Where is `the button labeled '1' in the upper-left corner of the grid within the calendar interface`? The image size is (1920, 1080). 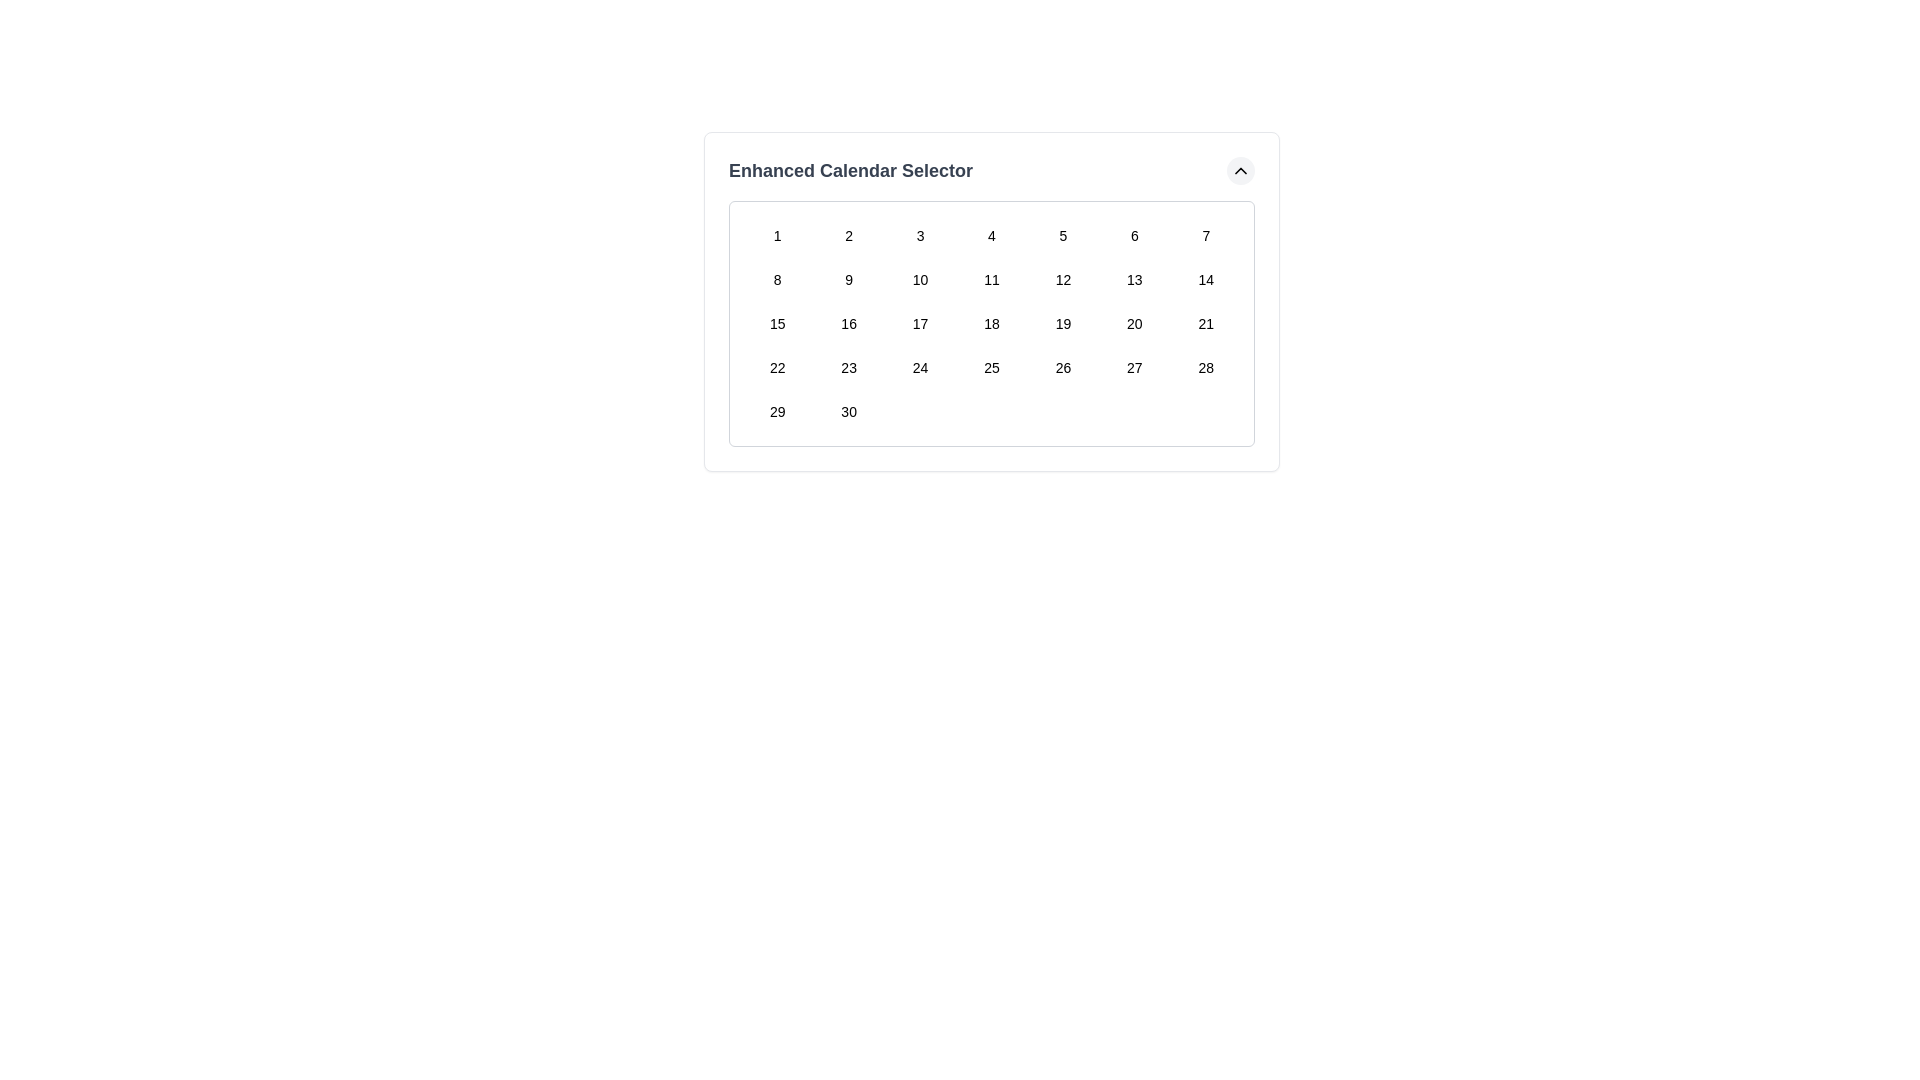
the button labeled '1' in the upper-left corner of the grid within the calendar interface is located at coordinates (776, 234).